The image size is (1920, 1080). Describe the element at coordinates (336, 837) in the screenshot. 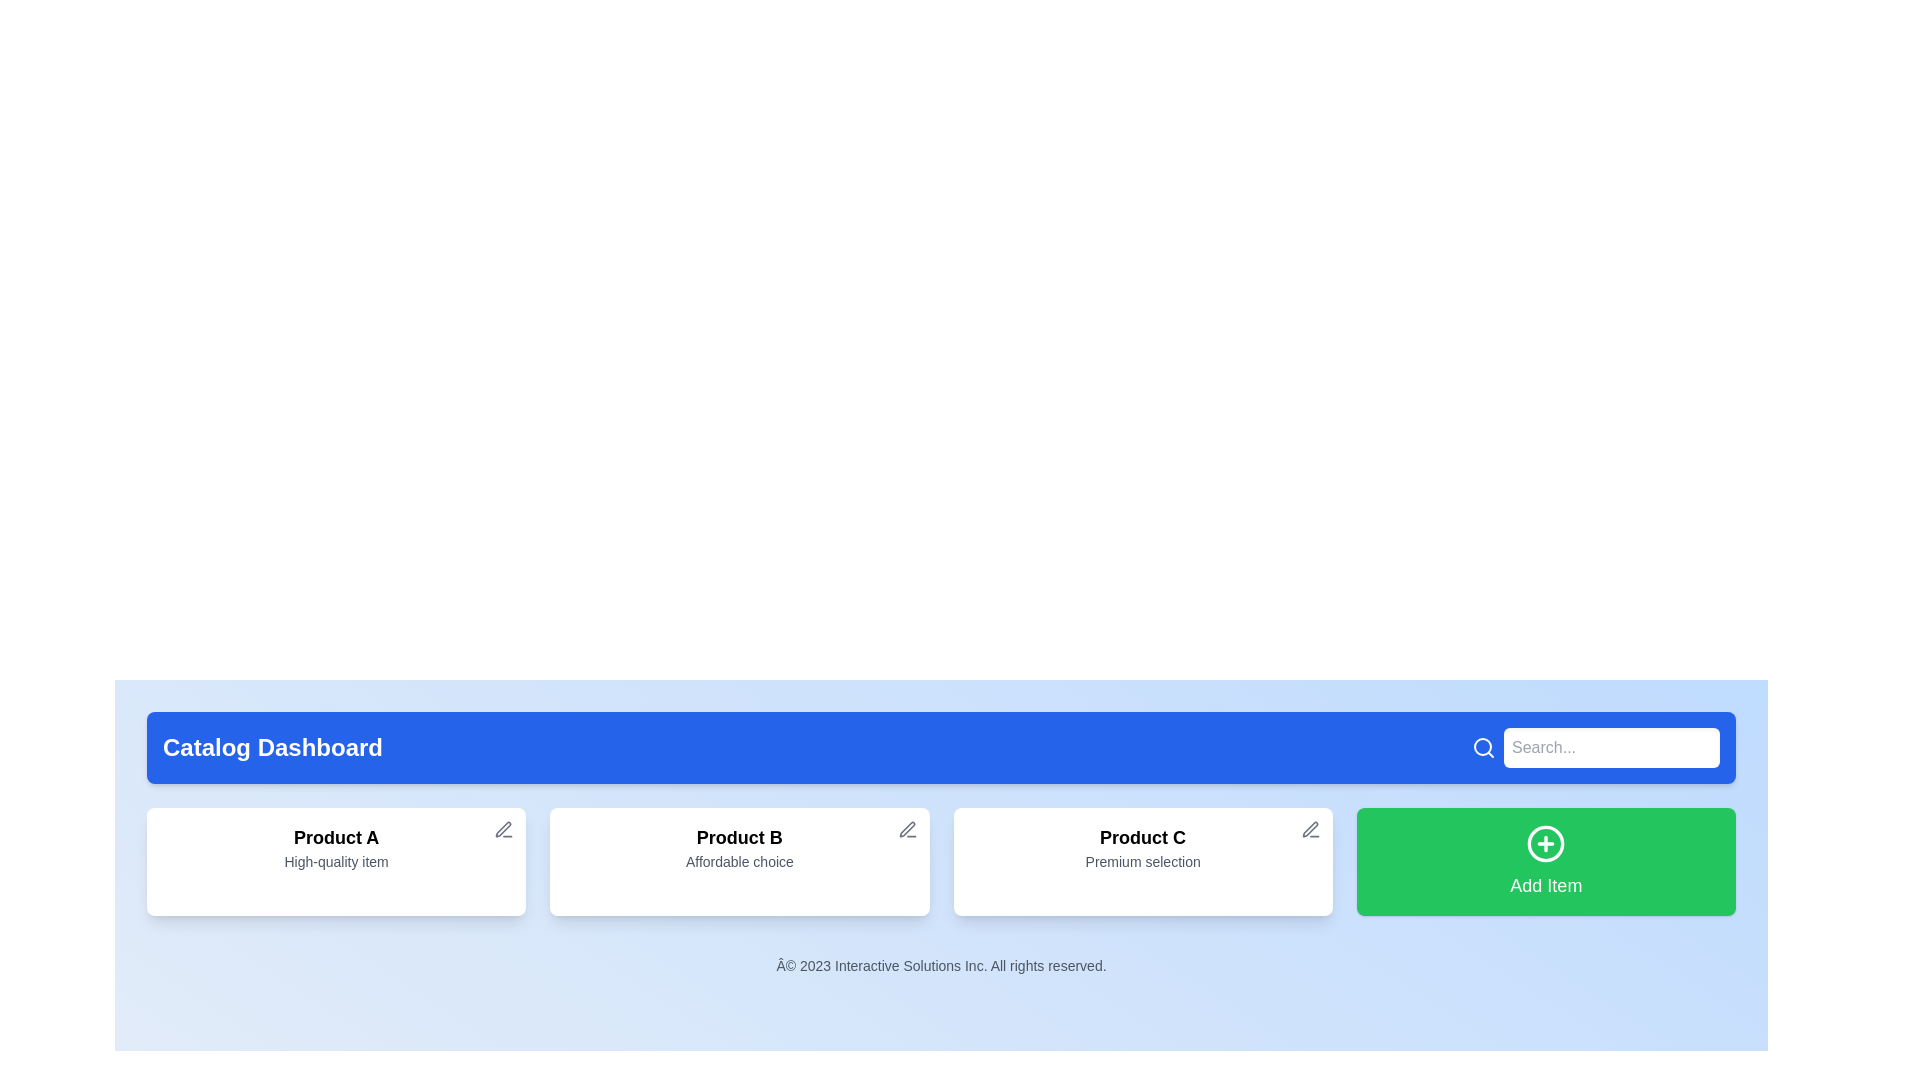

I see `the static text label reading 'Product A' located in the first card widget from the left, positioned near the top-left corner of the card` at that location.